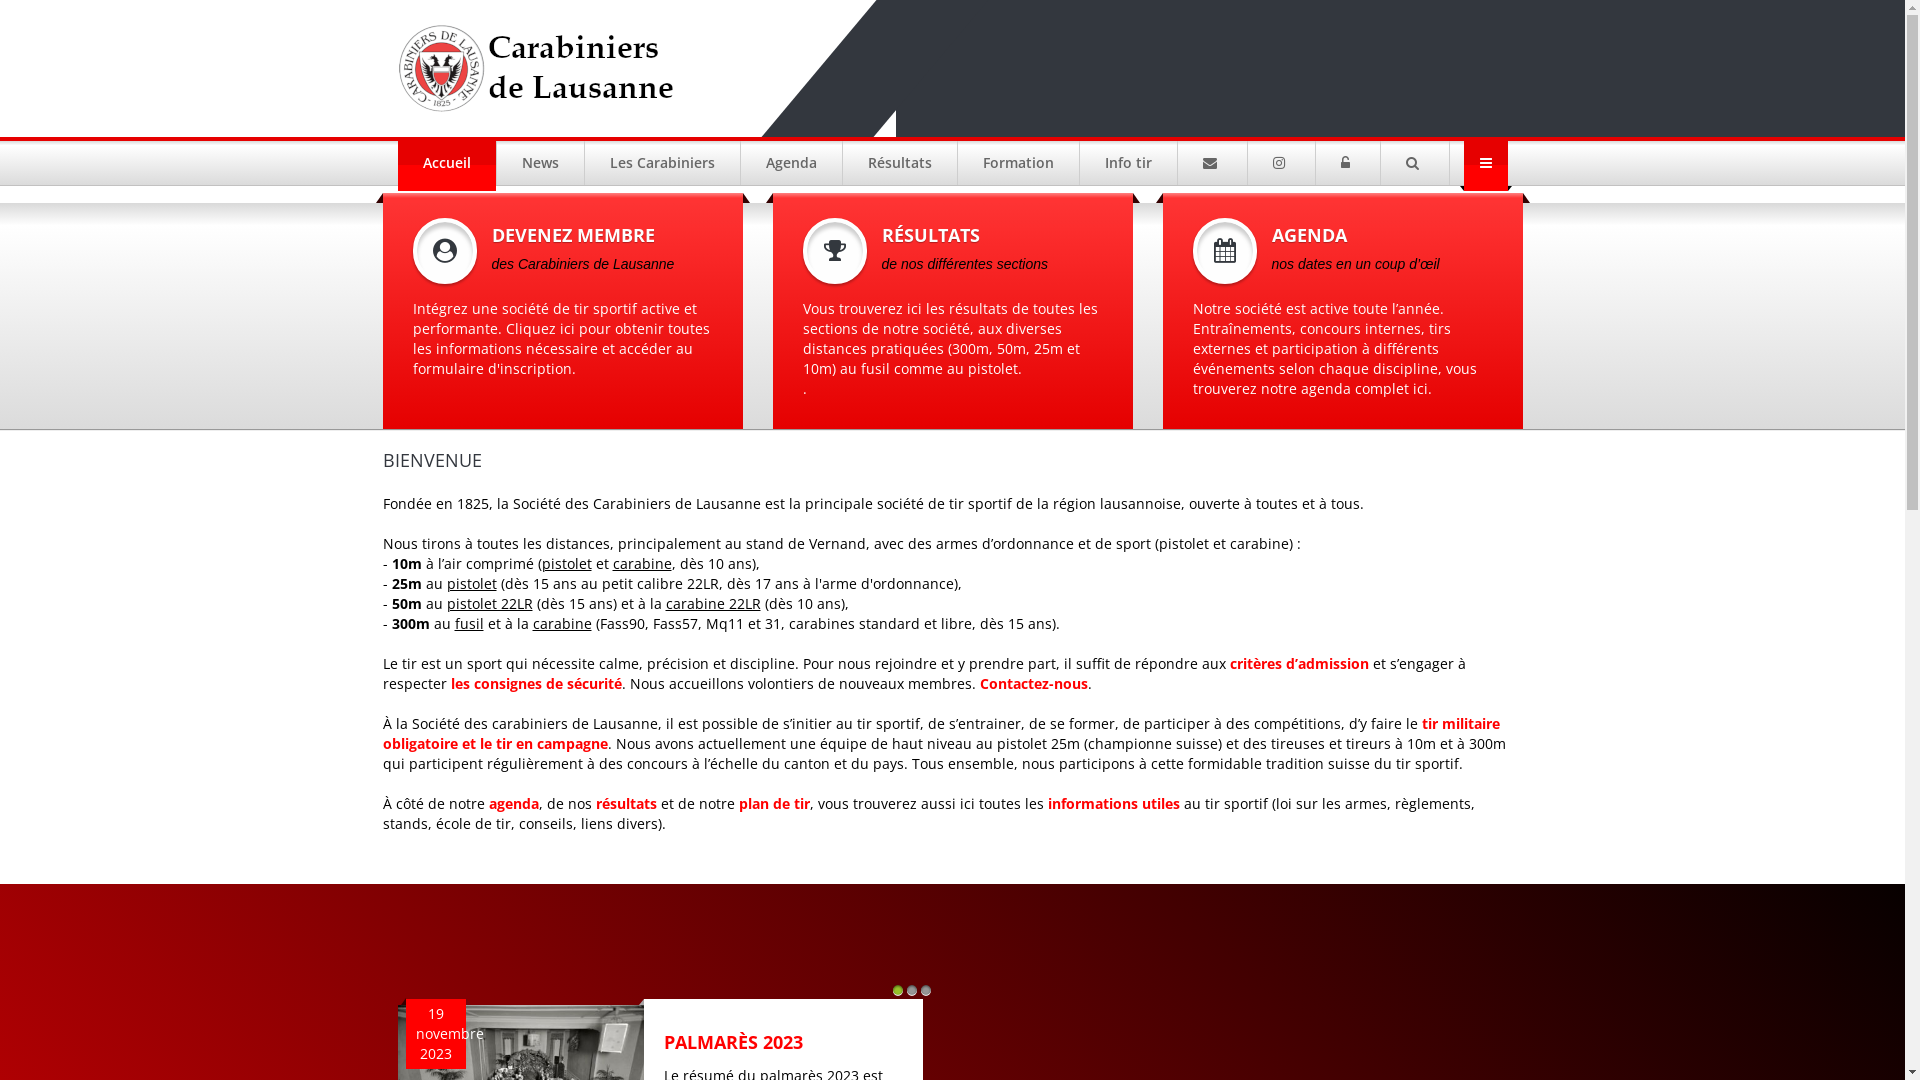  Describe the element at coordinates (446, 161) in the screenshot. I see `'Accueil'` at that location.